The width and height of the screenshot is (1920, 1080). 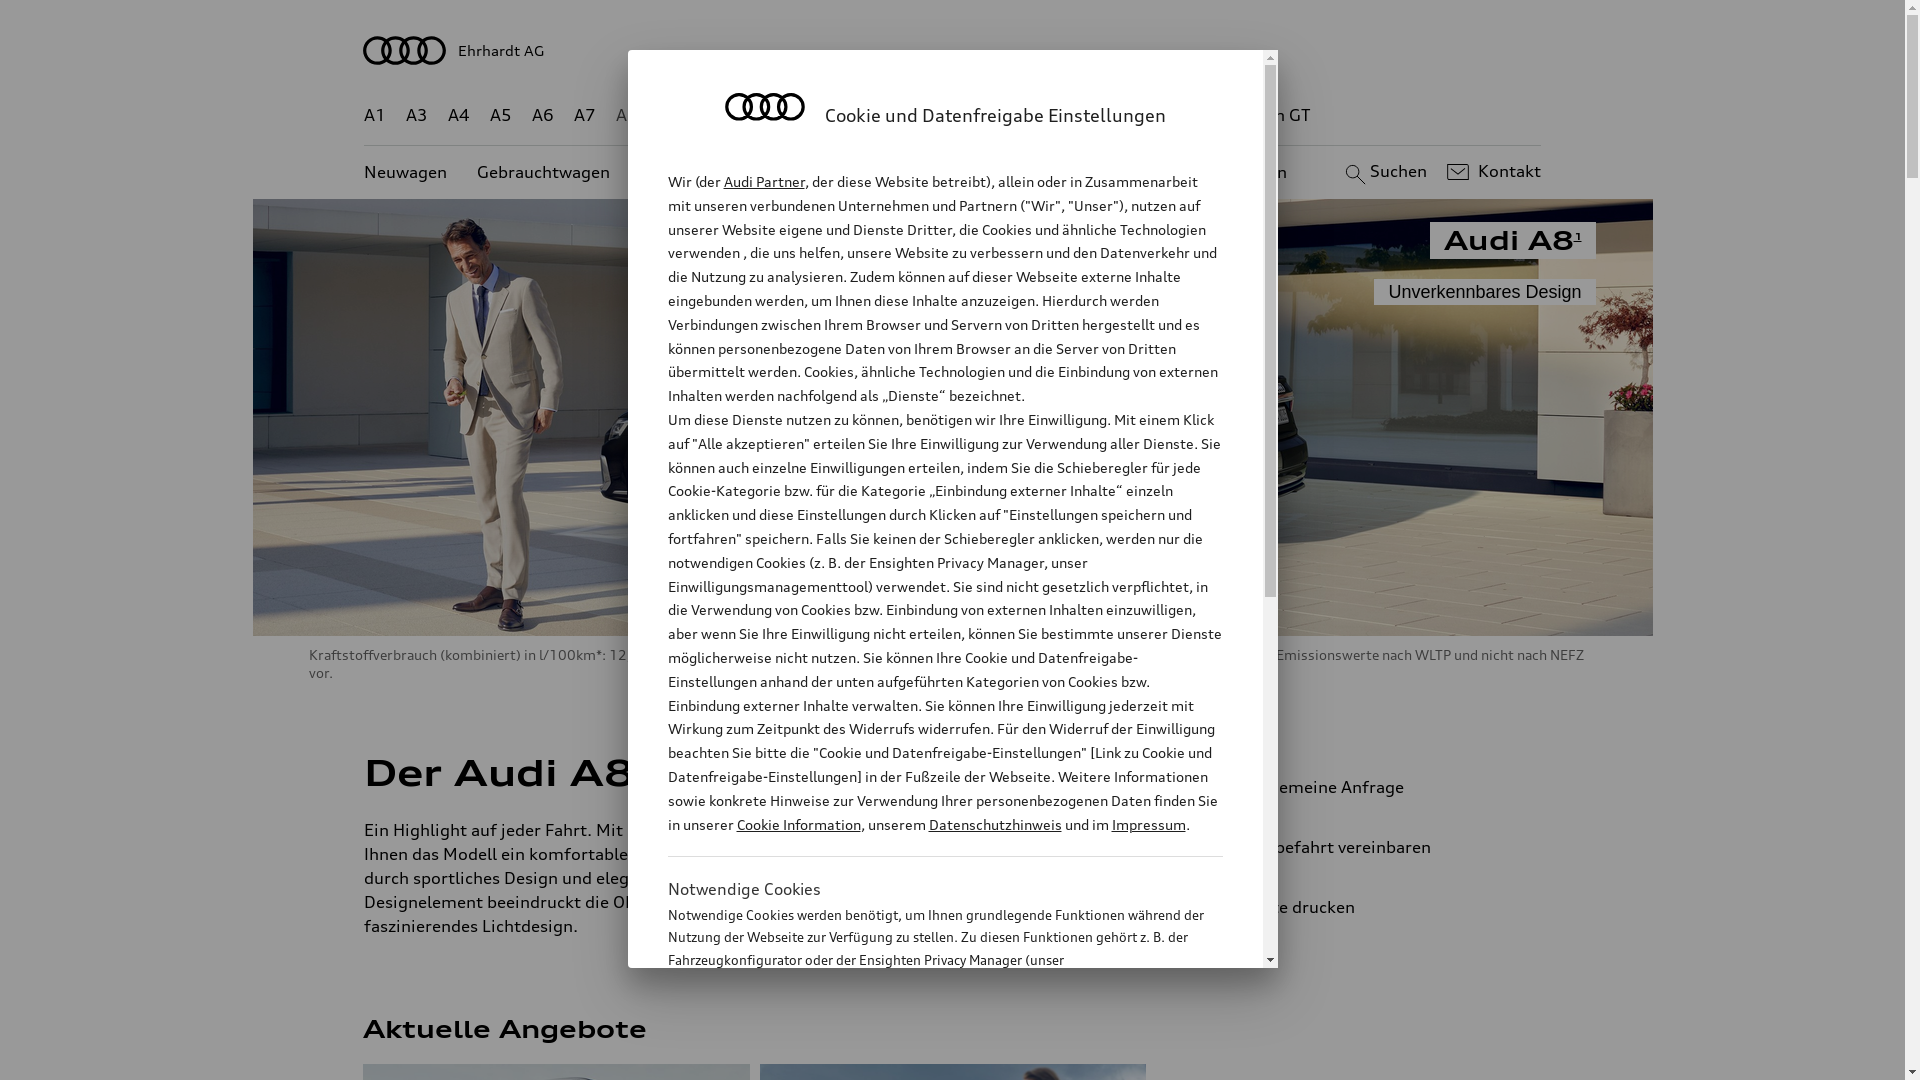 I want to click on 'A4', so click(x=458, y=115).